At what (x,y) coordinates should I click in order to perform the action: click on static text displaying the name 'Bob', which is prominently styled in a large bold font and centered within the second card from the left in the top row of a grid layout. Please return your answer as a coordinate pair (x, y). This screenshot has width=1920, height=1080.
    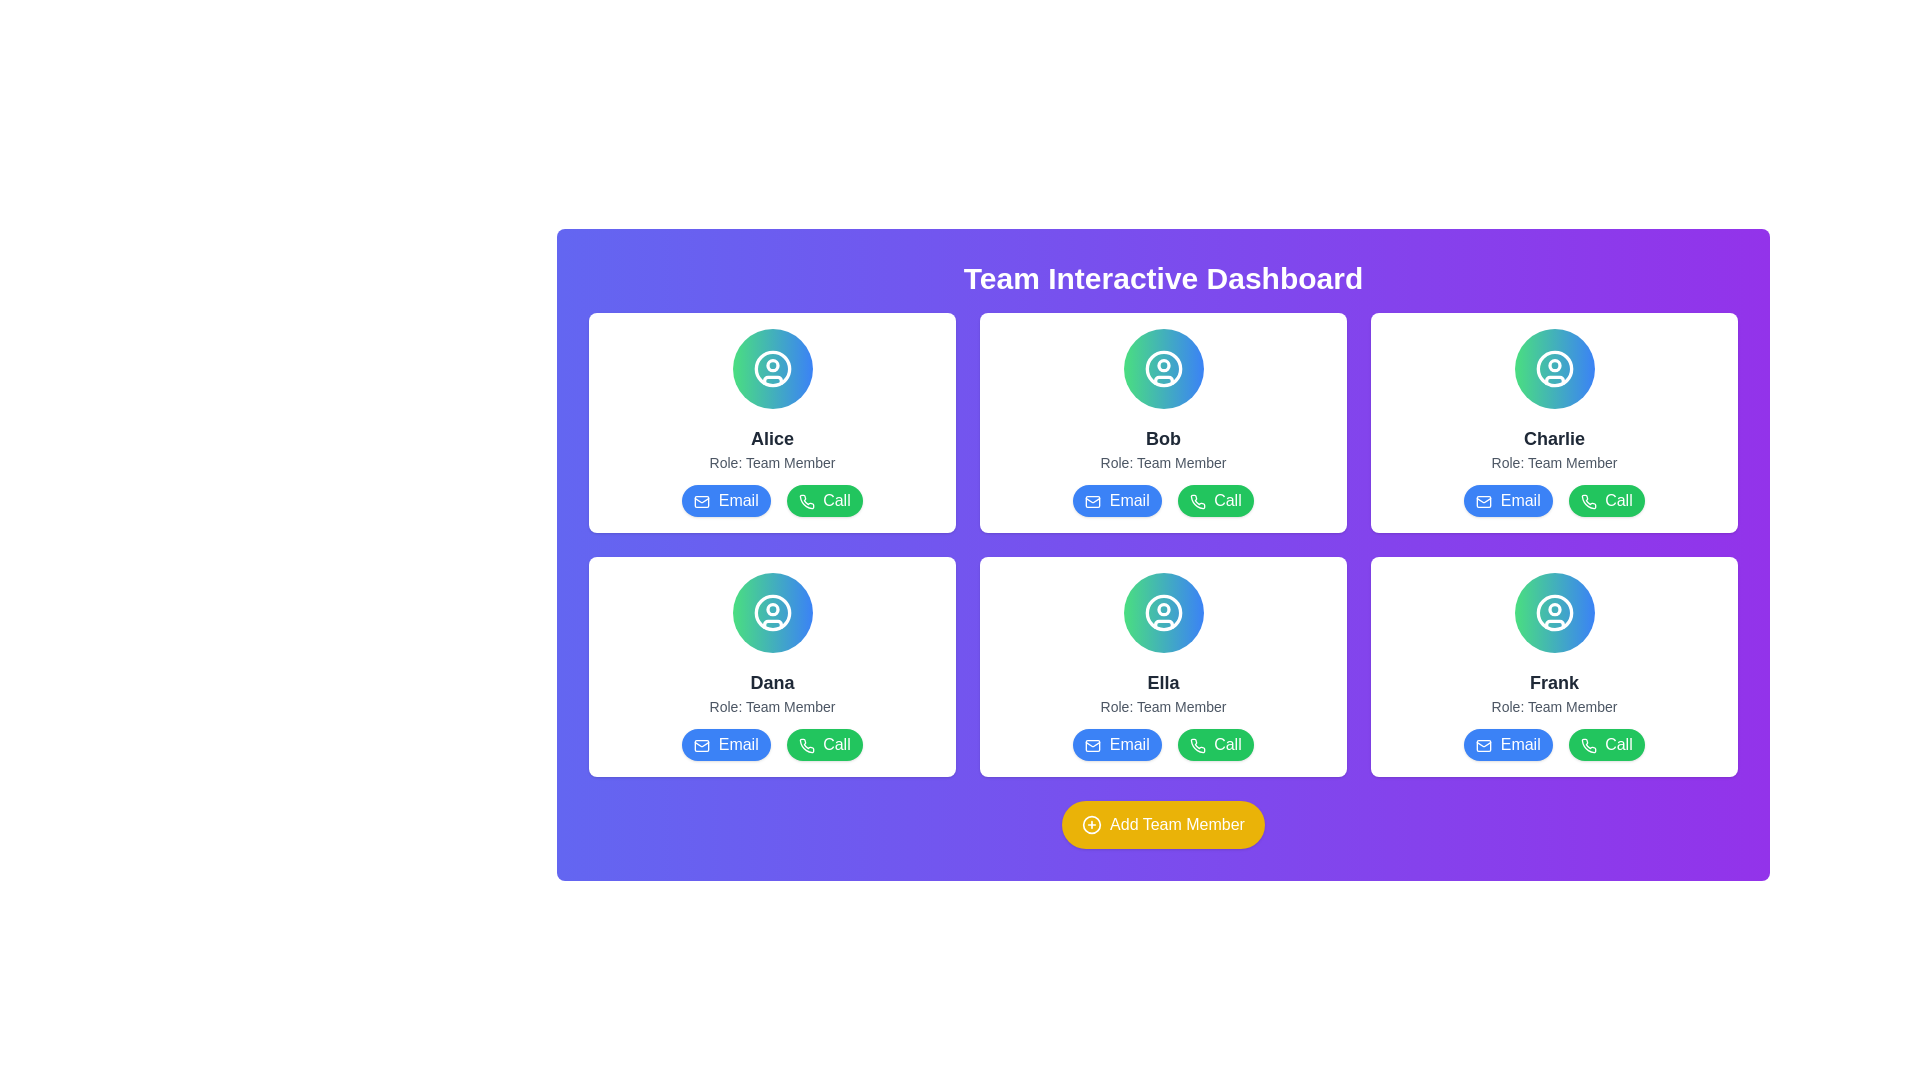
    Looking at the image, I should click on (1163, 438).